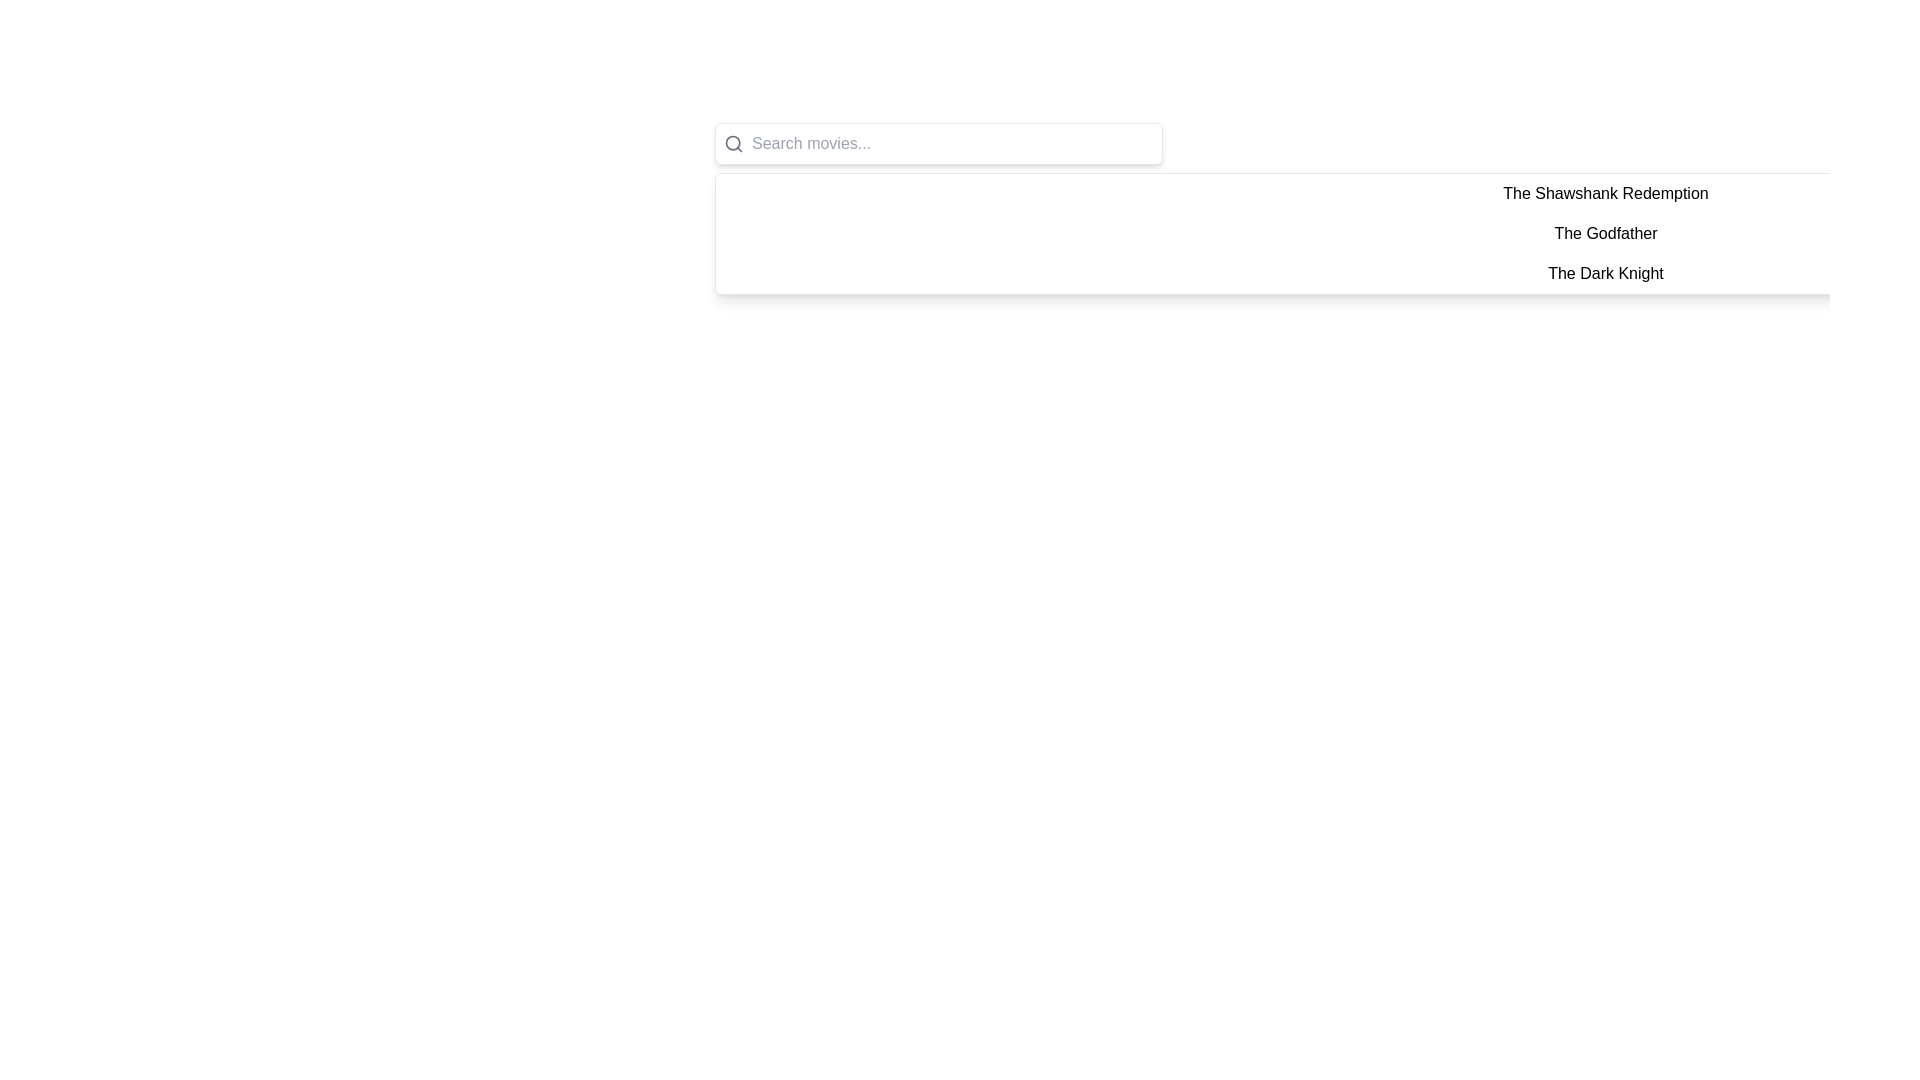  I want to click on the search input field to focus and start typing keywords for movie searches, so click(938, 142).